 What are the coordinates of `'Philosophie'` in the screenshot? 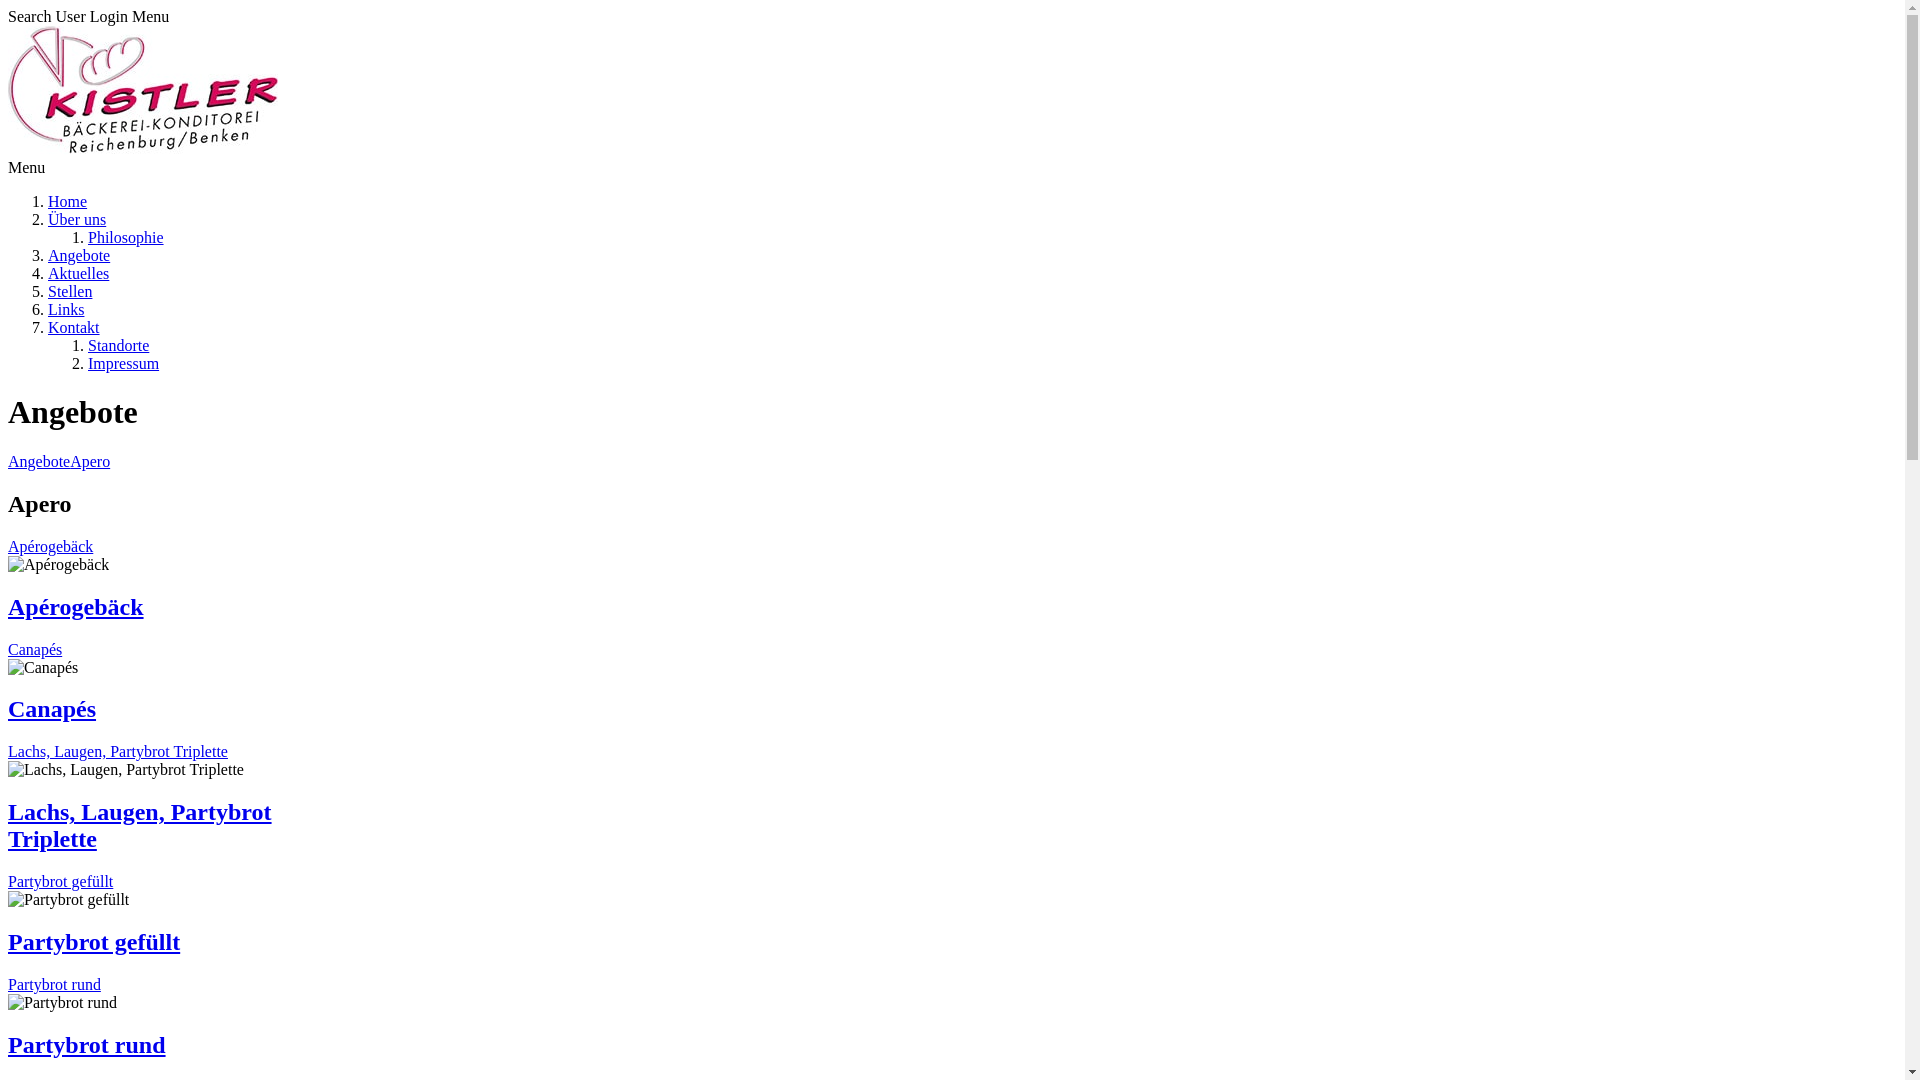 It's located at (124, 236).